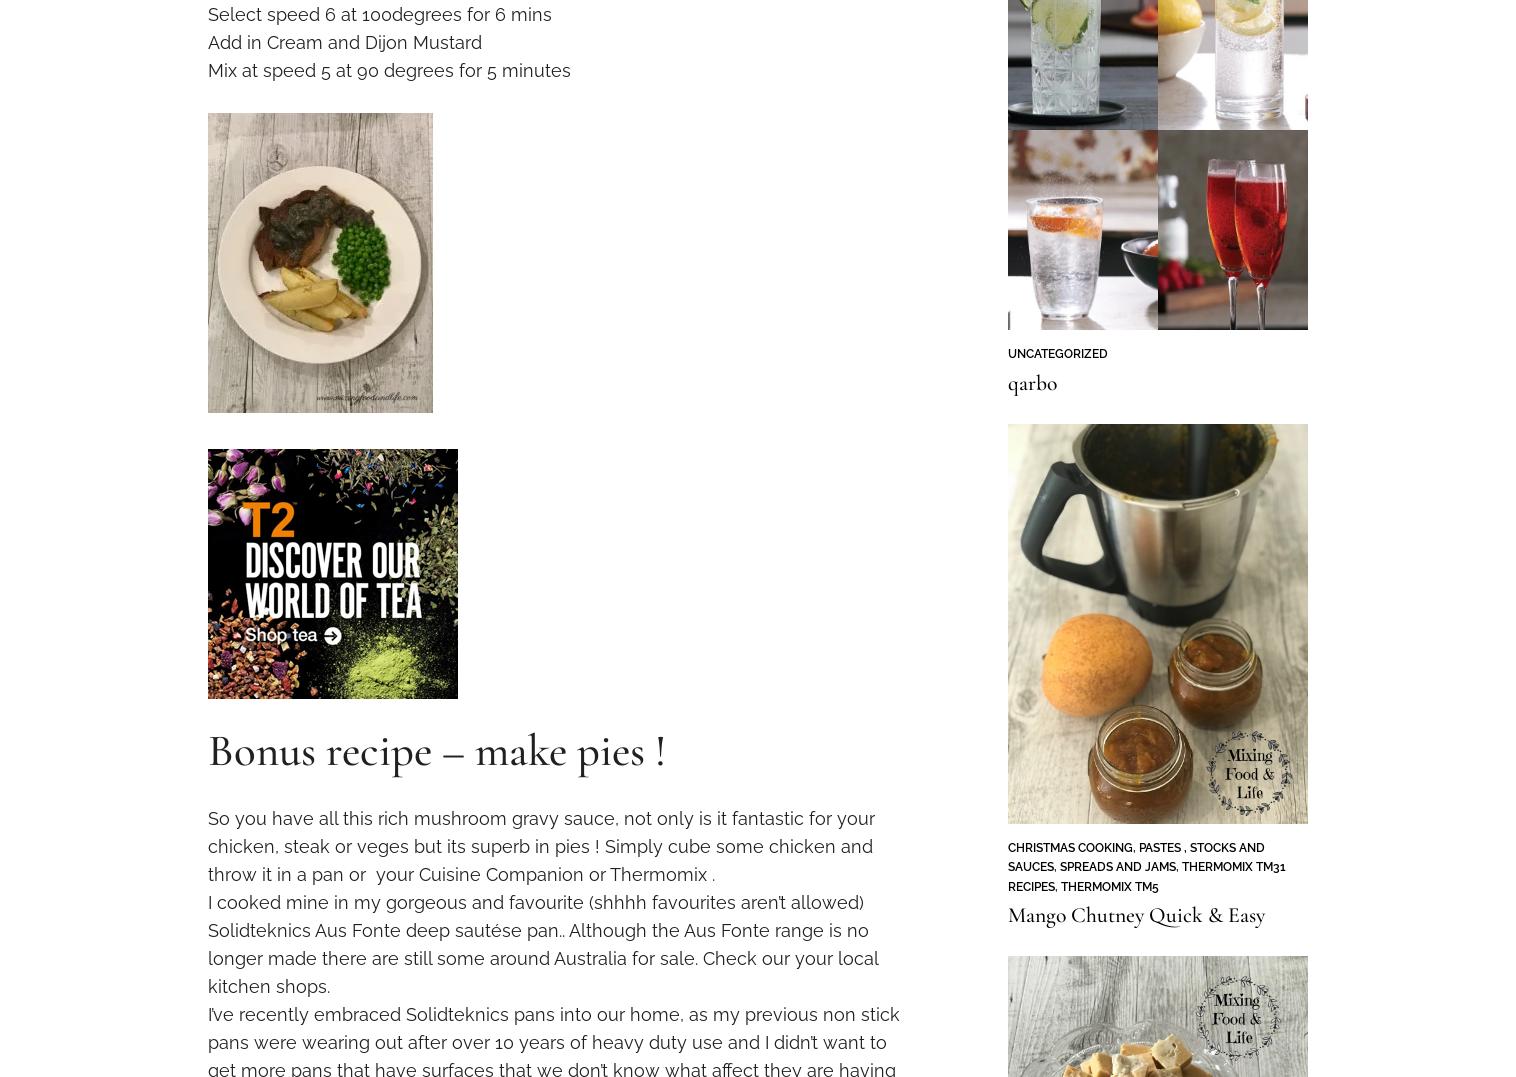 This screenshot has height=1077, width=1516. Describe the element at coordinates (1144, 876) in the screenshot. I see `'Thermomix TM31 Recipes'` at that location.